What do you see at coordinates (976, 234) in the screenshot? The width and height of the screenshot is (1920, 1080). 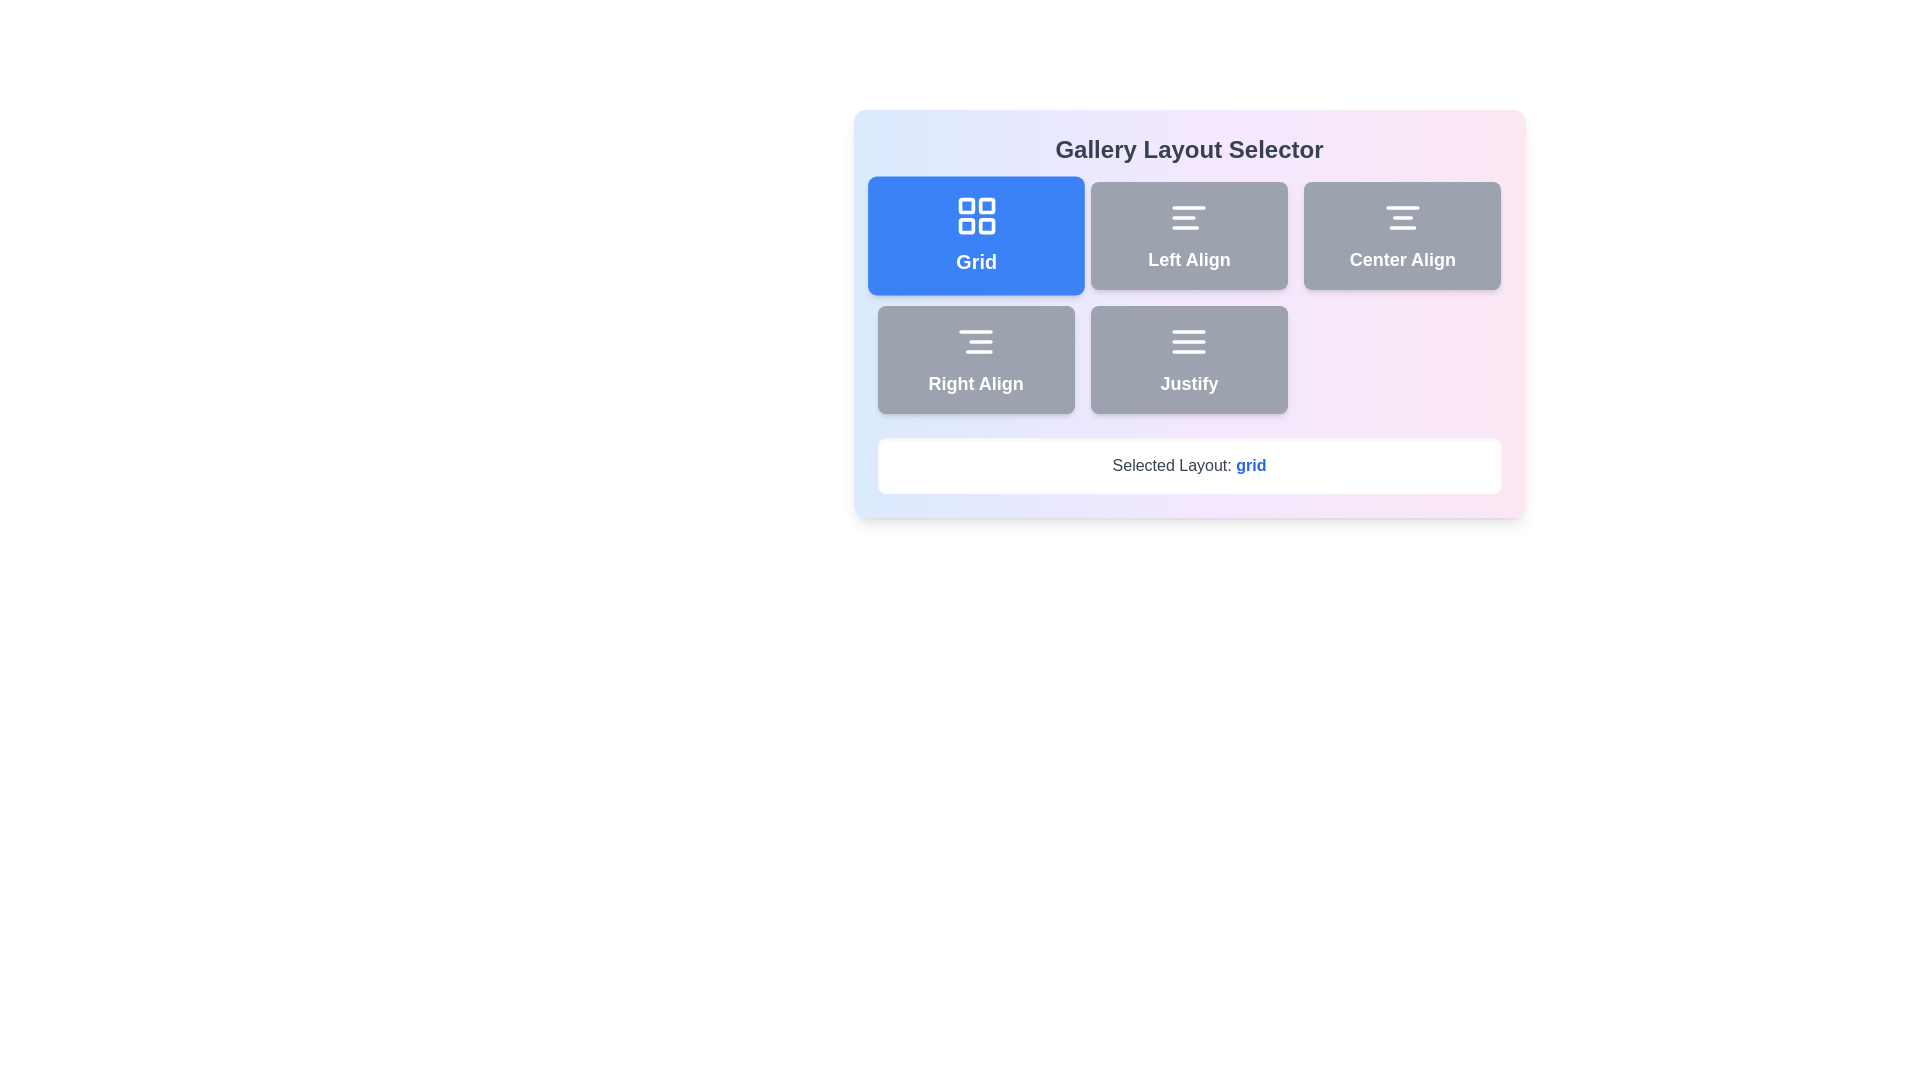 I see `the first button in the top-left of the grid layout` at bounding box center [976, 234].